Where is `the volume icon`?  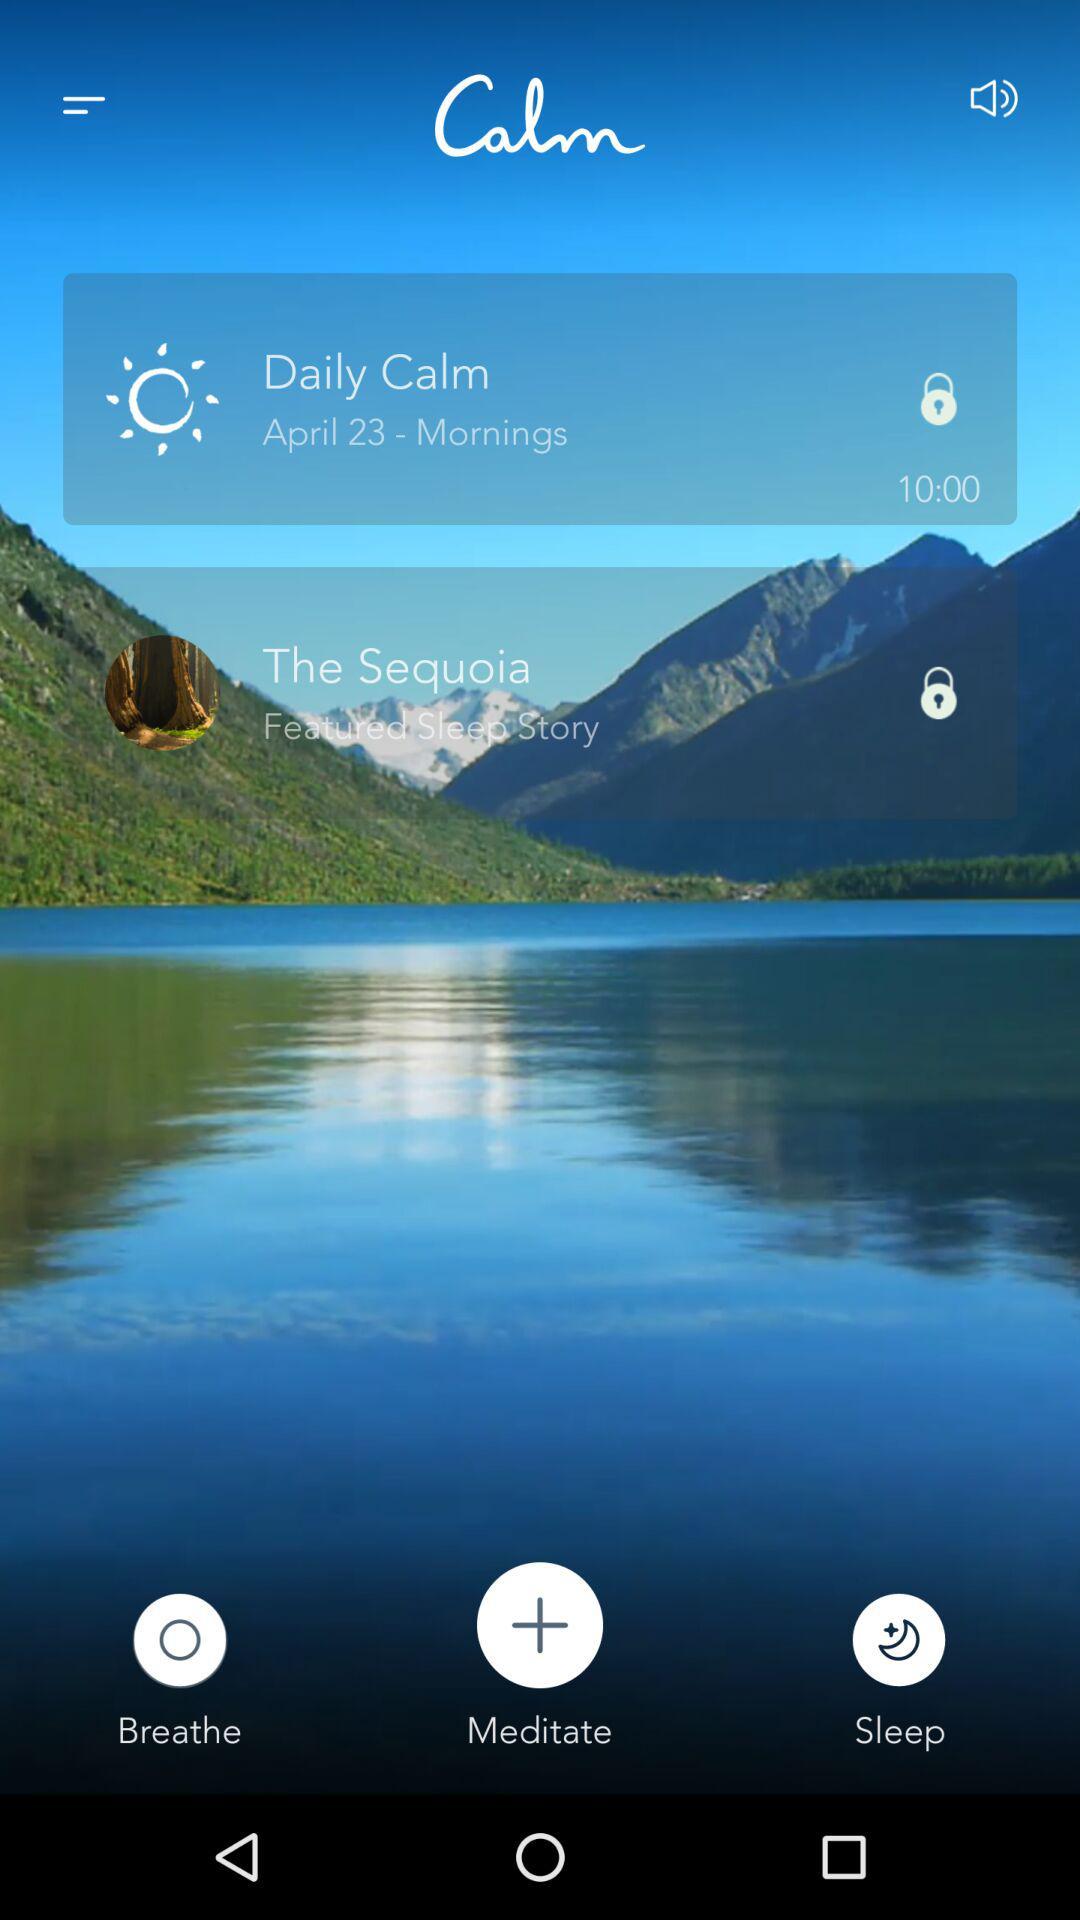
the volume icon is located at coordinates (995, 104).